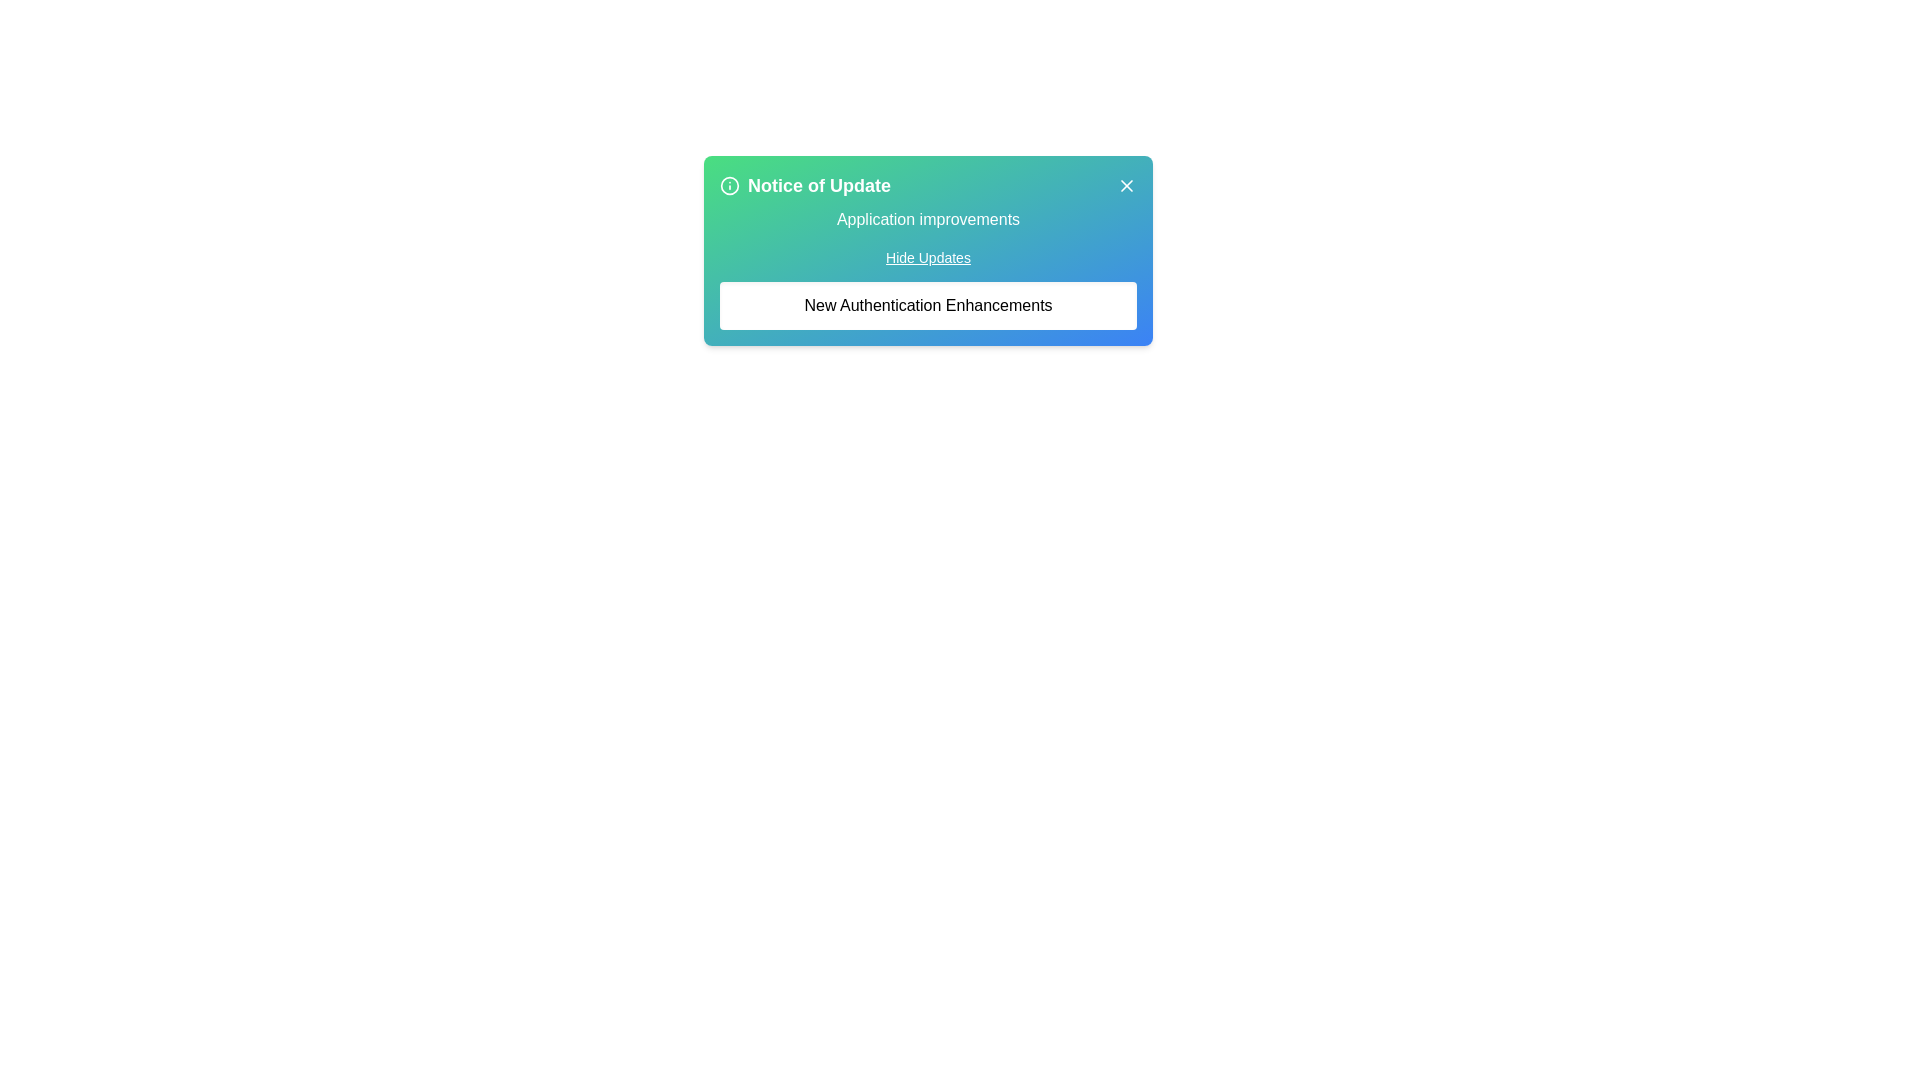  I want to click on 'Hide Updates' button to toggle the visibility of the detailed updates, so click(926, 257).